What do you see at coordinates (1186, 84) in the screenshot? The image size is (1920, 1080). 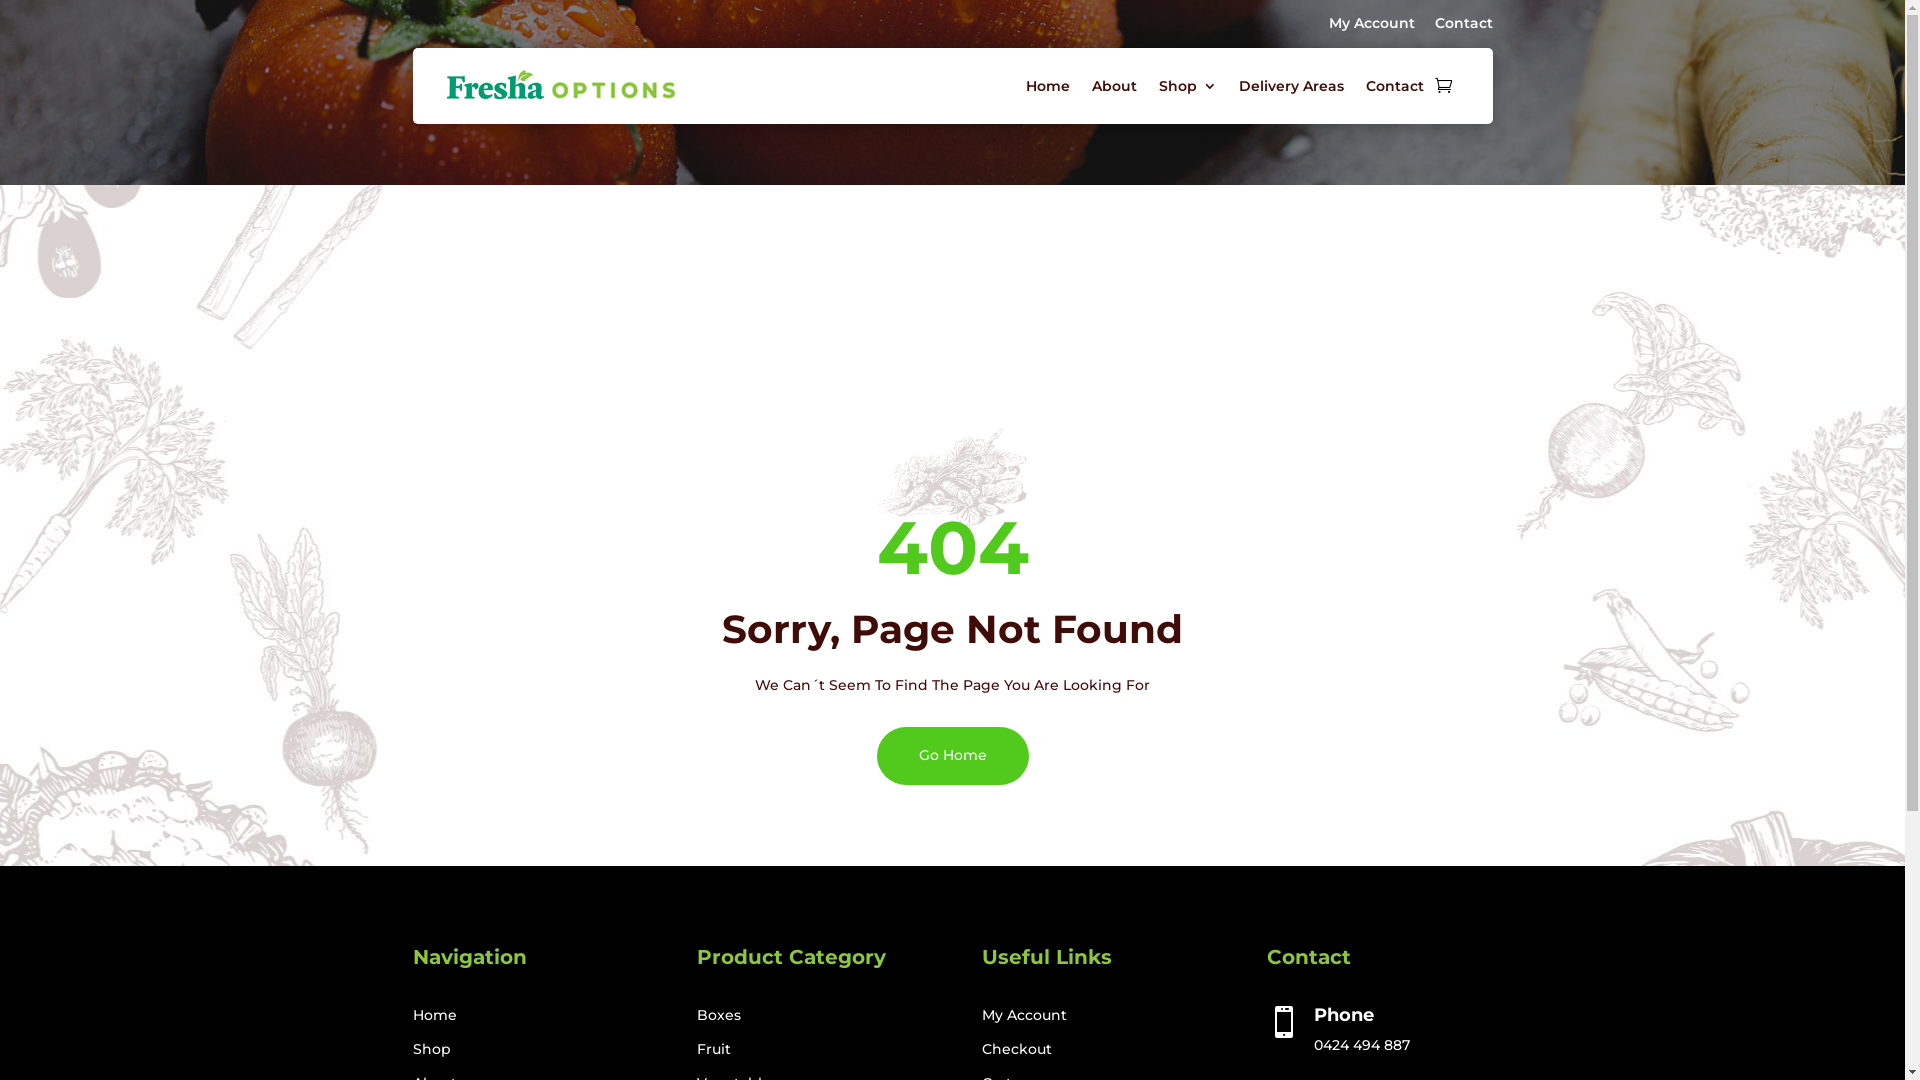 I see `'Shop'` at bounding box center [1186, 84].